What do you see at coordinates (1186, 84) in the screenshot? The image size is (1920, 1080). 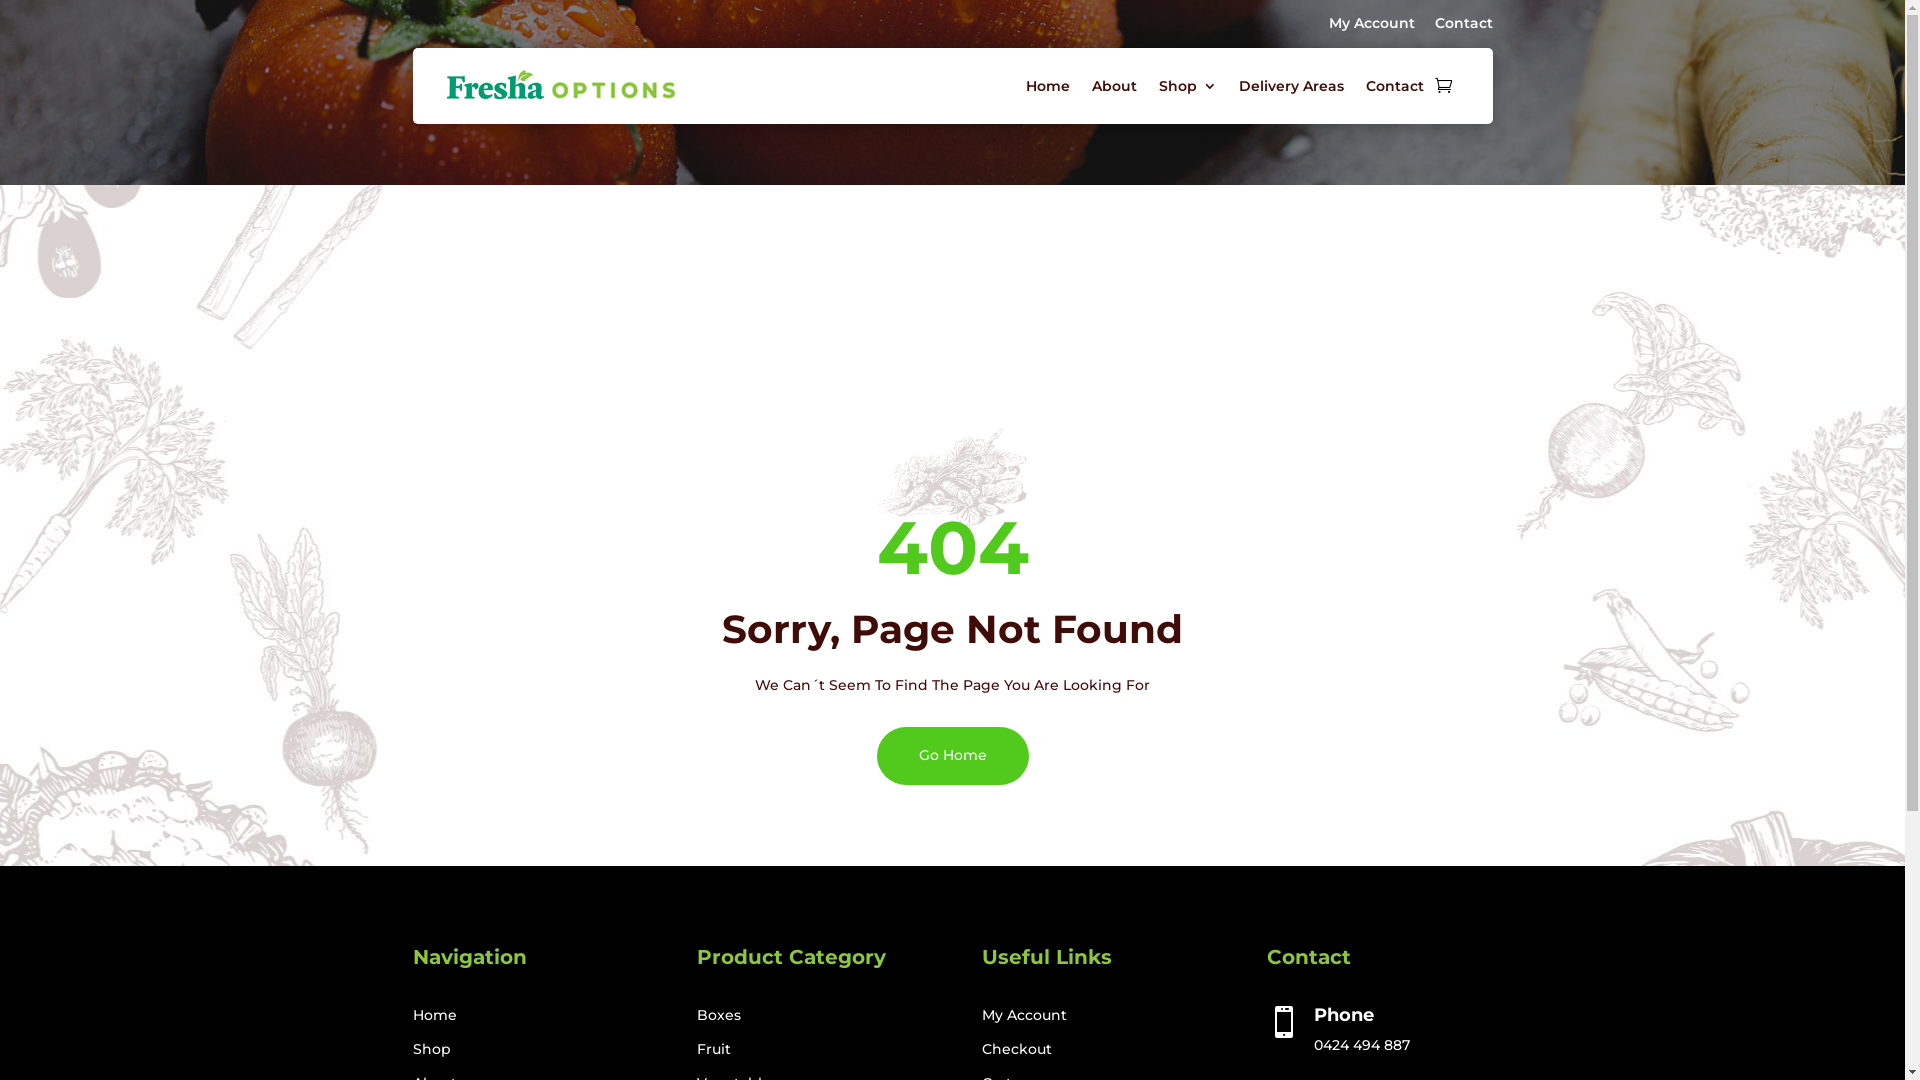 I see `'Shop'` at bounding box center [1186, 84].